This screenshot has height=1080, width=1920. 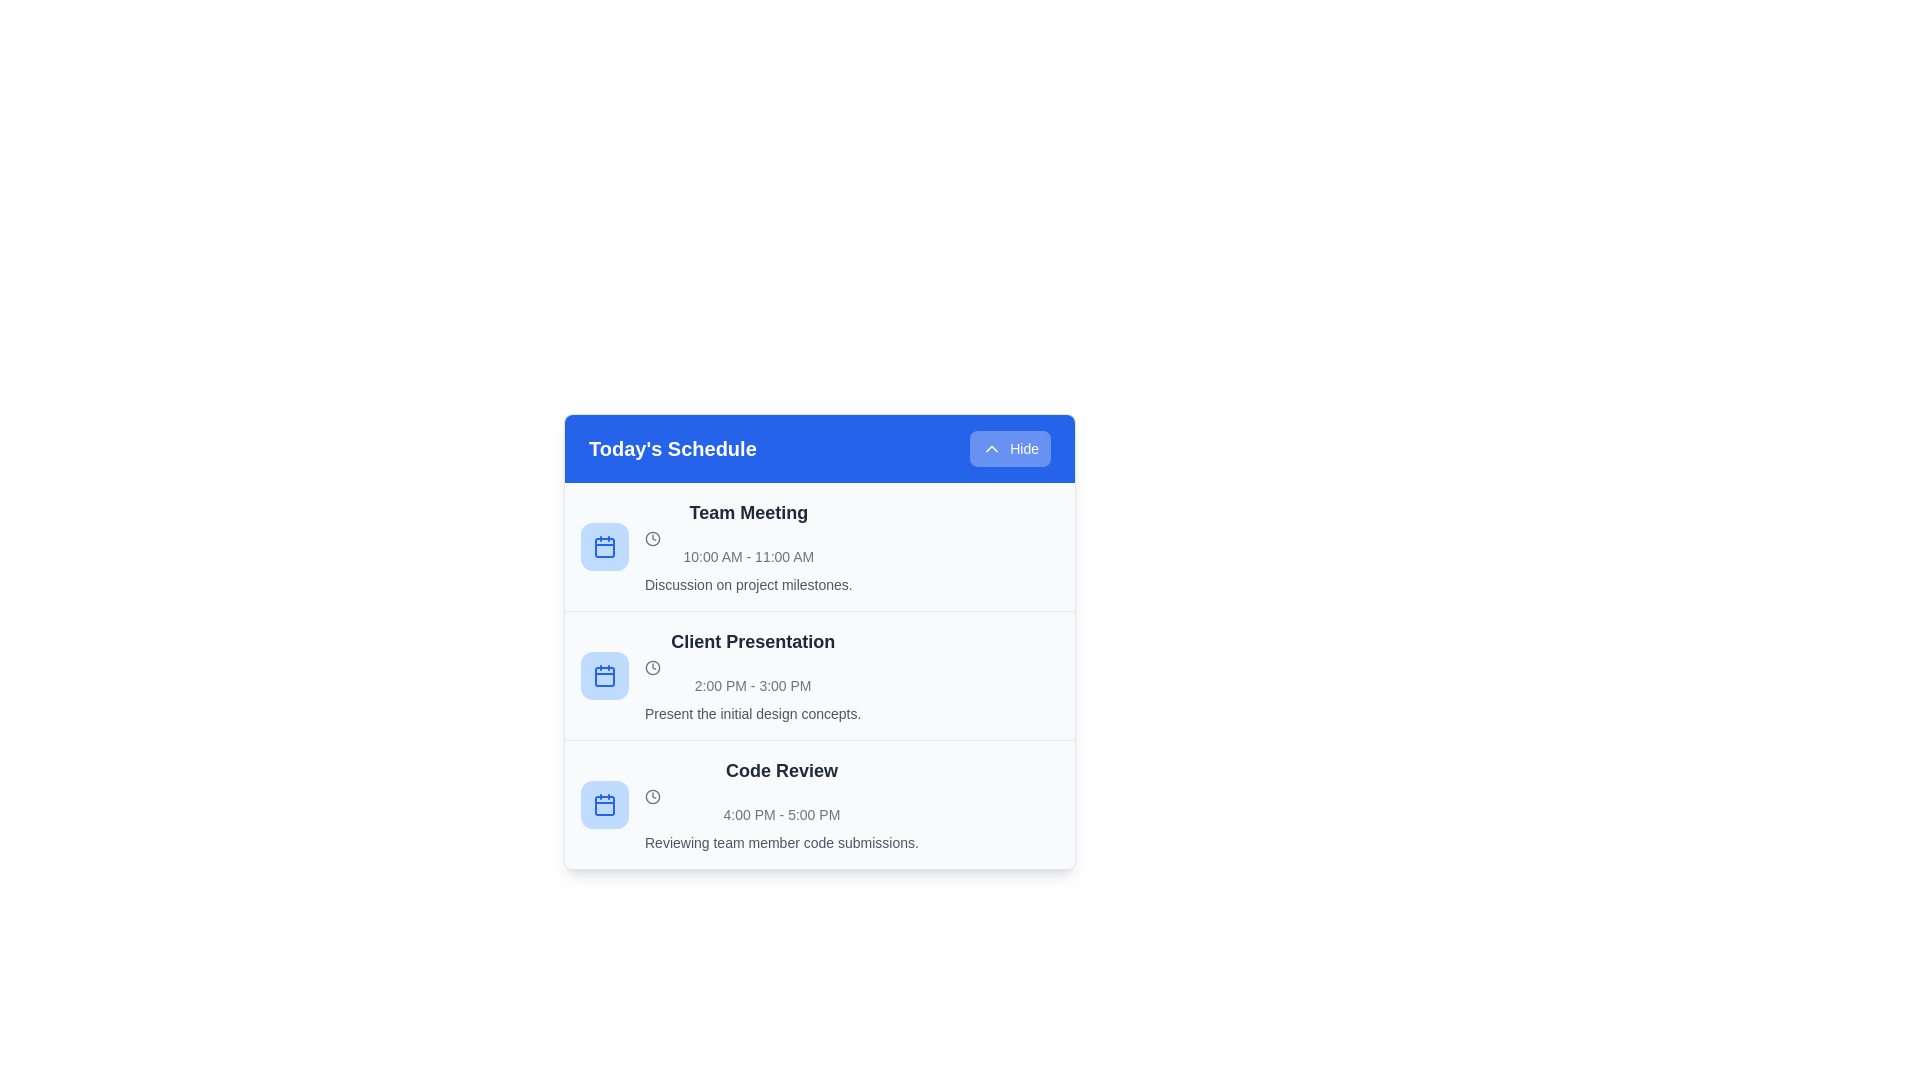 I want to click on the second list item in the vertical schedule entries, so click(x=820, y=675).